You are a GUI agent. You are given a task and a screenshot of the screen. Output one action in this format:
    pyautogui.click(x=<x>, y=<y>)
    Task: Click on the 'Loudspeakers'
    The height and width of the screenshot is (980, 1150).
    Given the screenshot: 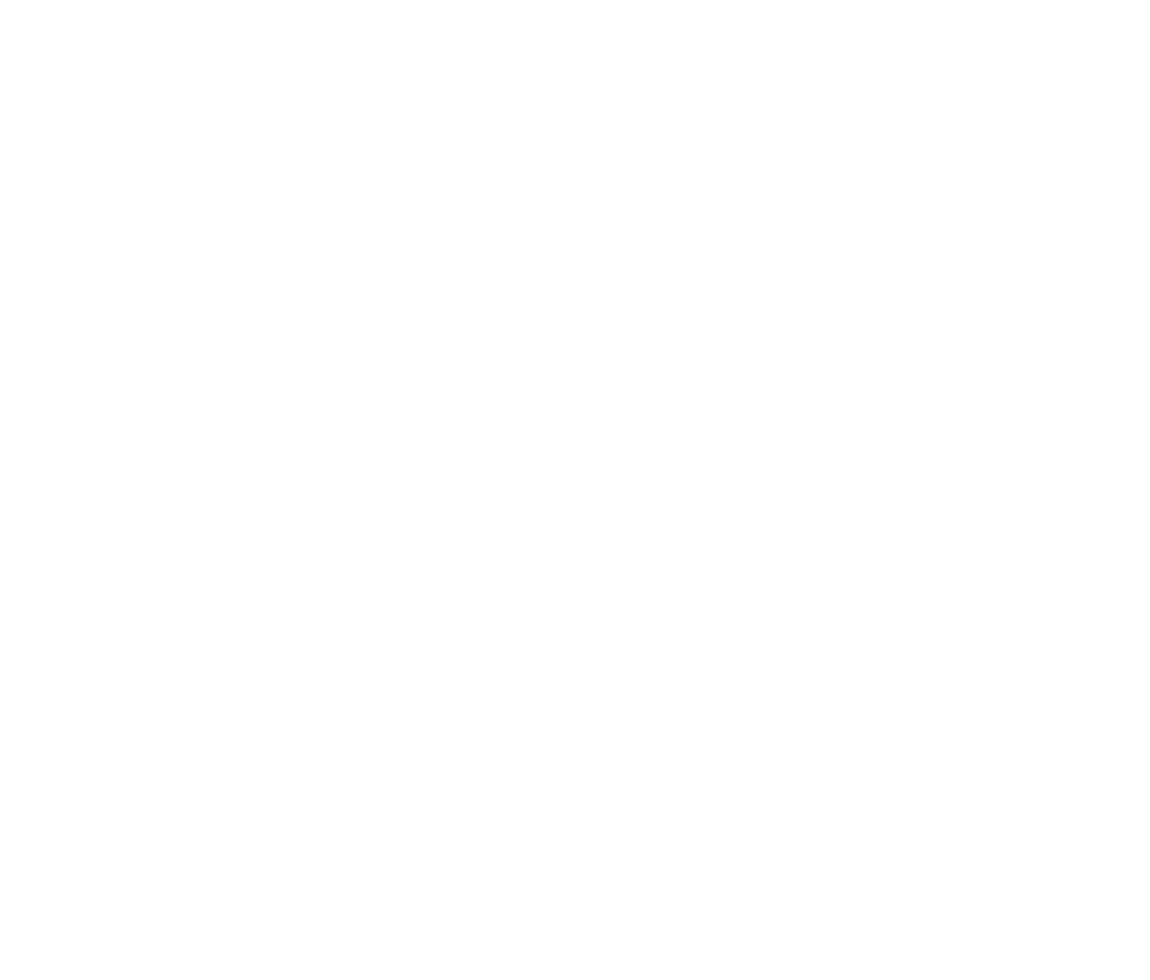 What is the action you would take?
    pyautogui.click(x=246, y=941)
    